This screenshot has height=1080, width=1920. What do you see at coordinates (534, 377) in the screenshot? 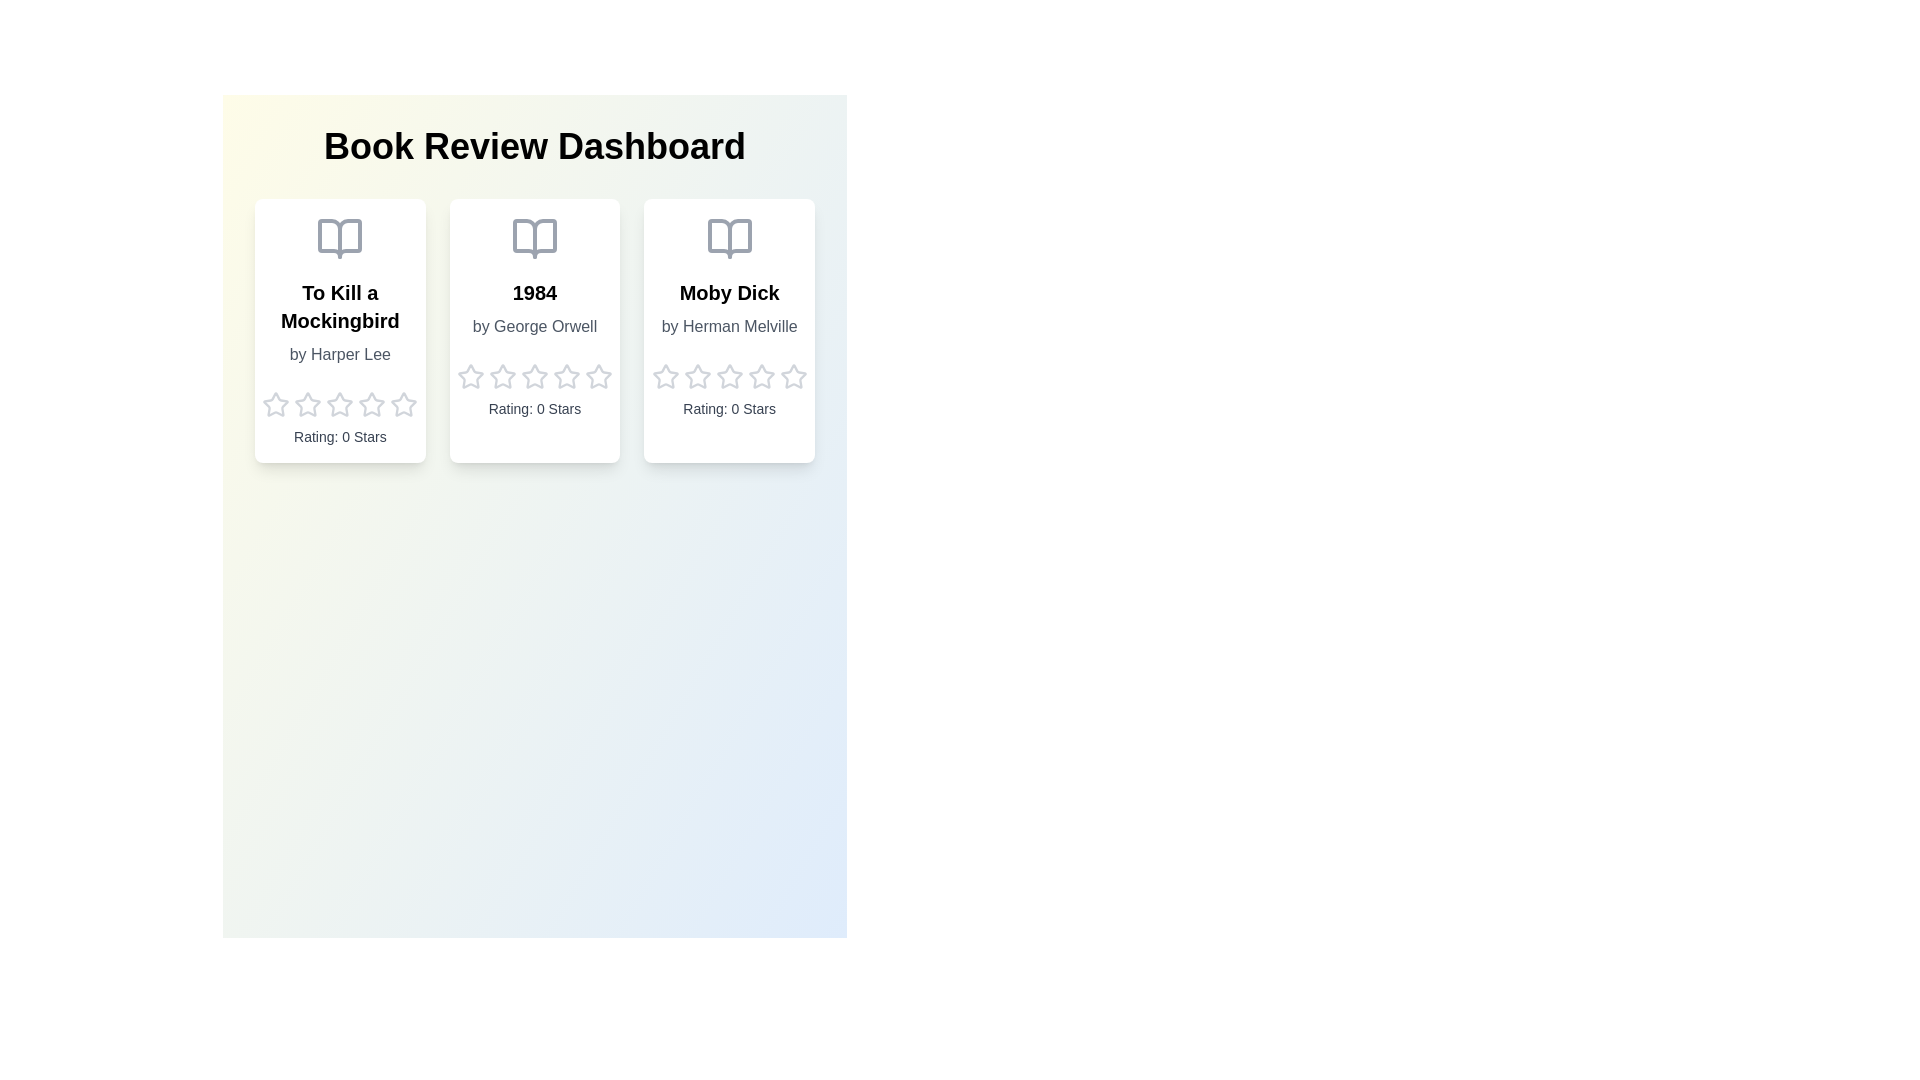
I see `the star icon corresponding to the rating 3 for the book 2` at bounding box center [534, 377].